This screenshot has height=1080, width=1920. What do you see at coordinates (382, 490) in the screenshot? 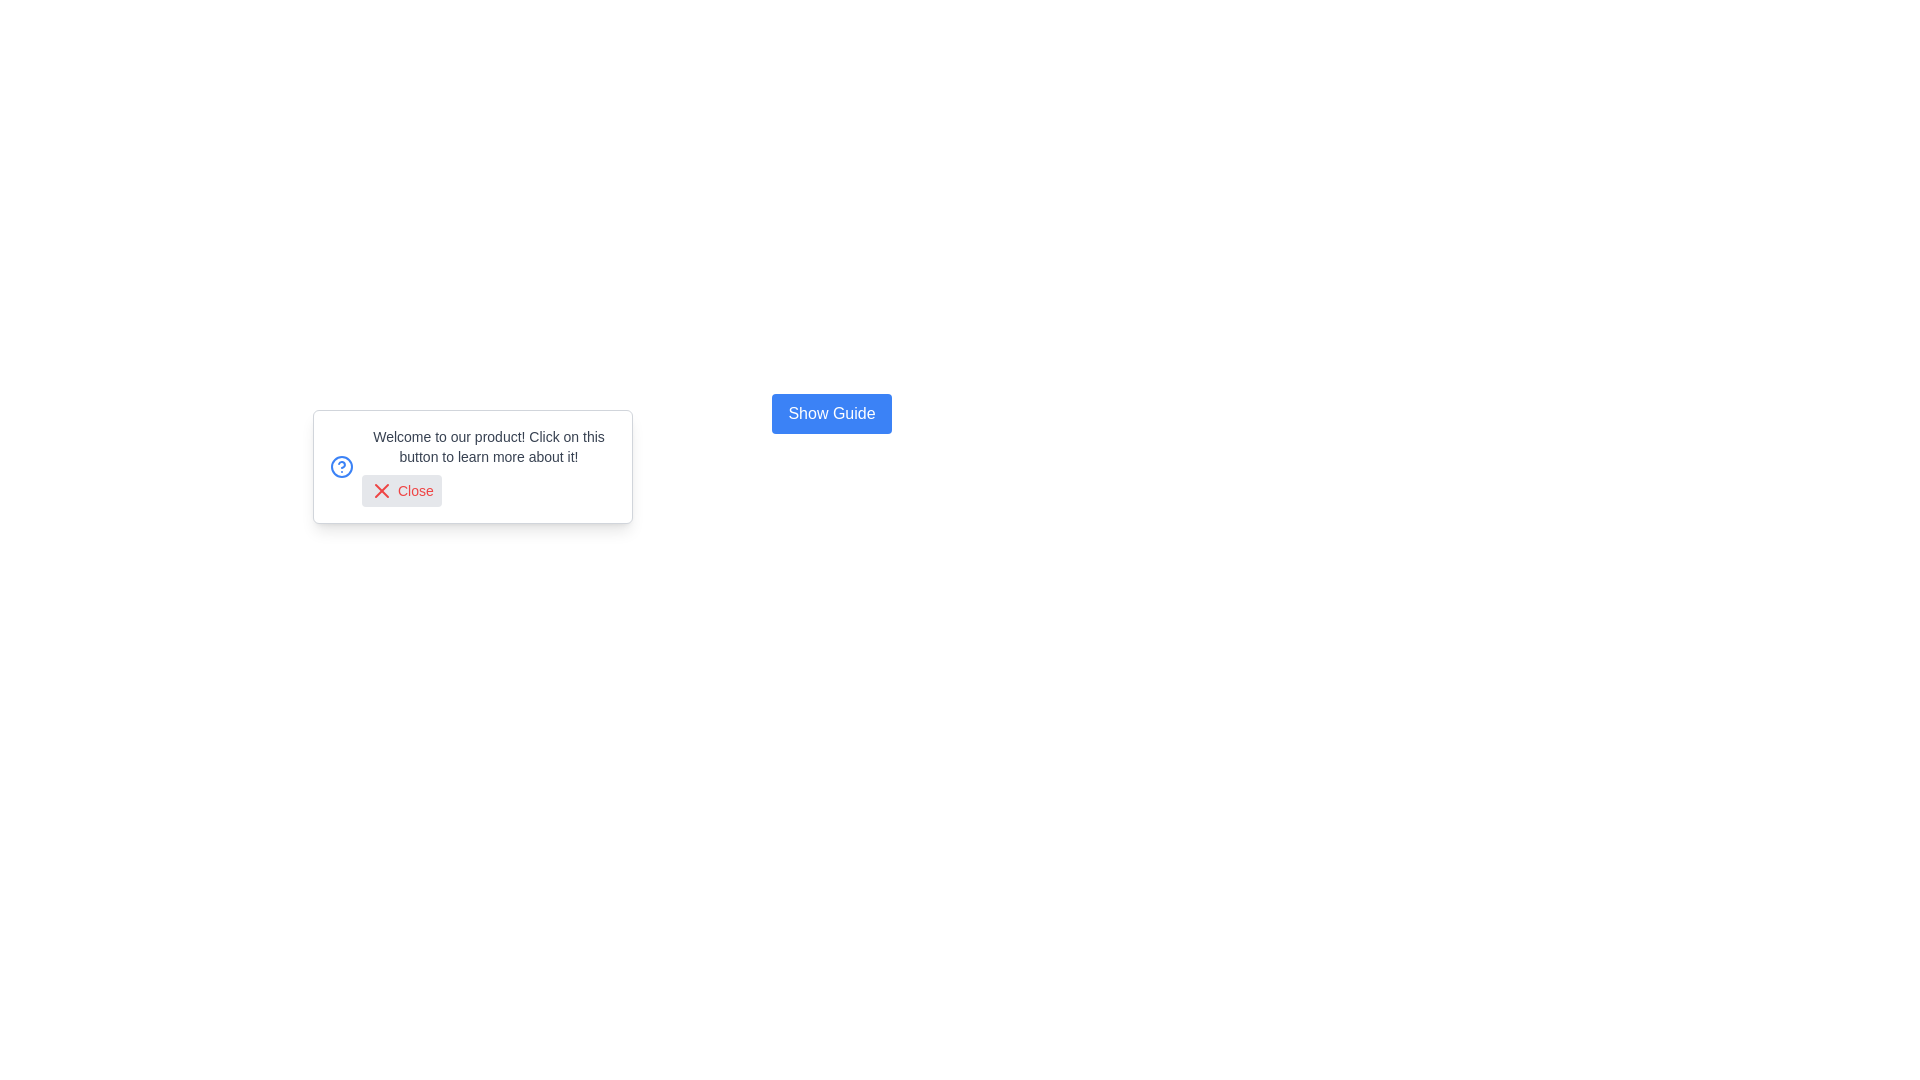
I see `the close icon located to the left of the 'Close' label, which is styled with red text on a gray background` at bounding box center [382, 490].